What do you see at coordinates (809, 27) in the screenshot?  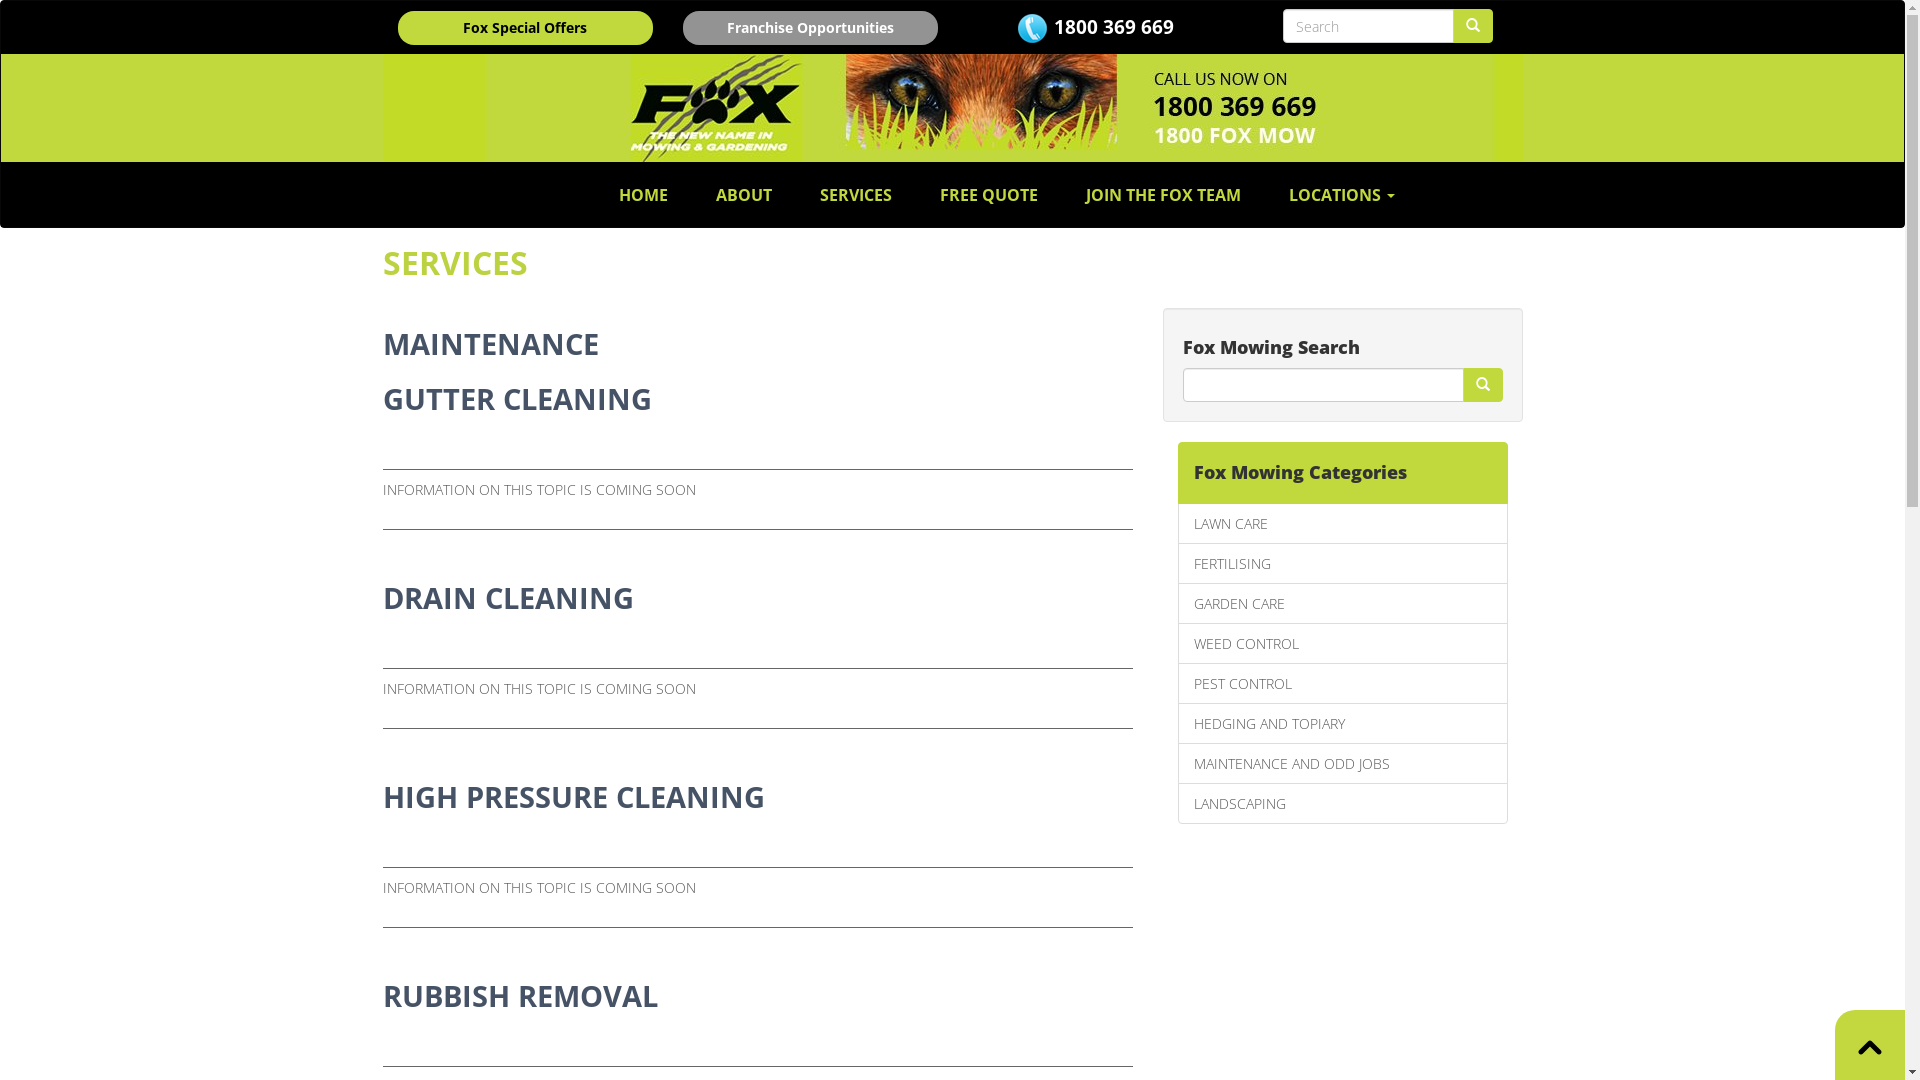 I see `'Franchise Opportunities'` at bounding box center [809, 27].